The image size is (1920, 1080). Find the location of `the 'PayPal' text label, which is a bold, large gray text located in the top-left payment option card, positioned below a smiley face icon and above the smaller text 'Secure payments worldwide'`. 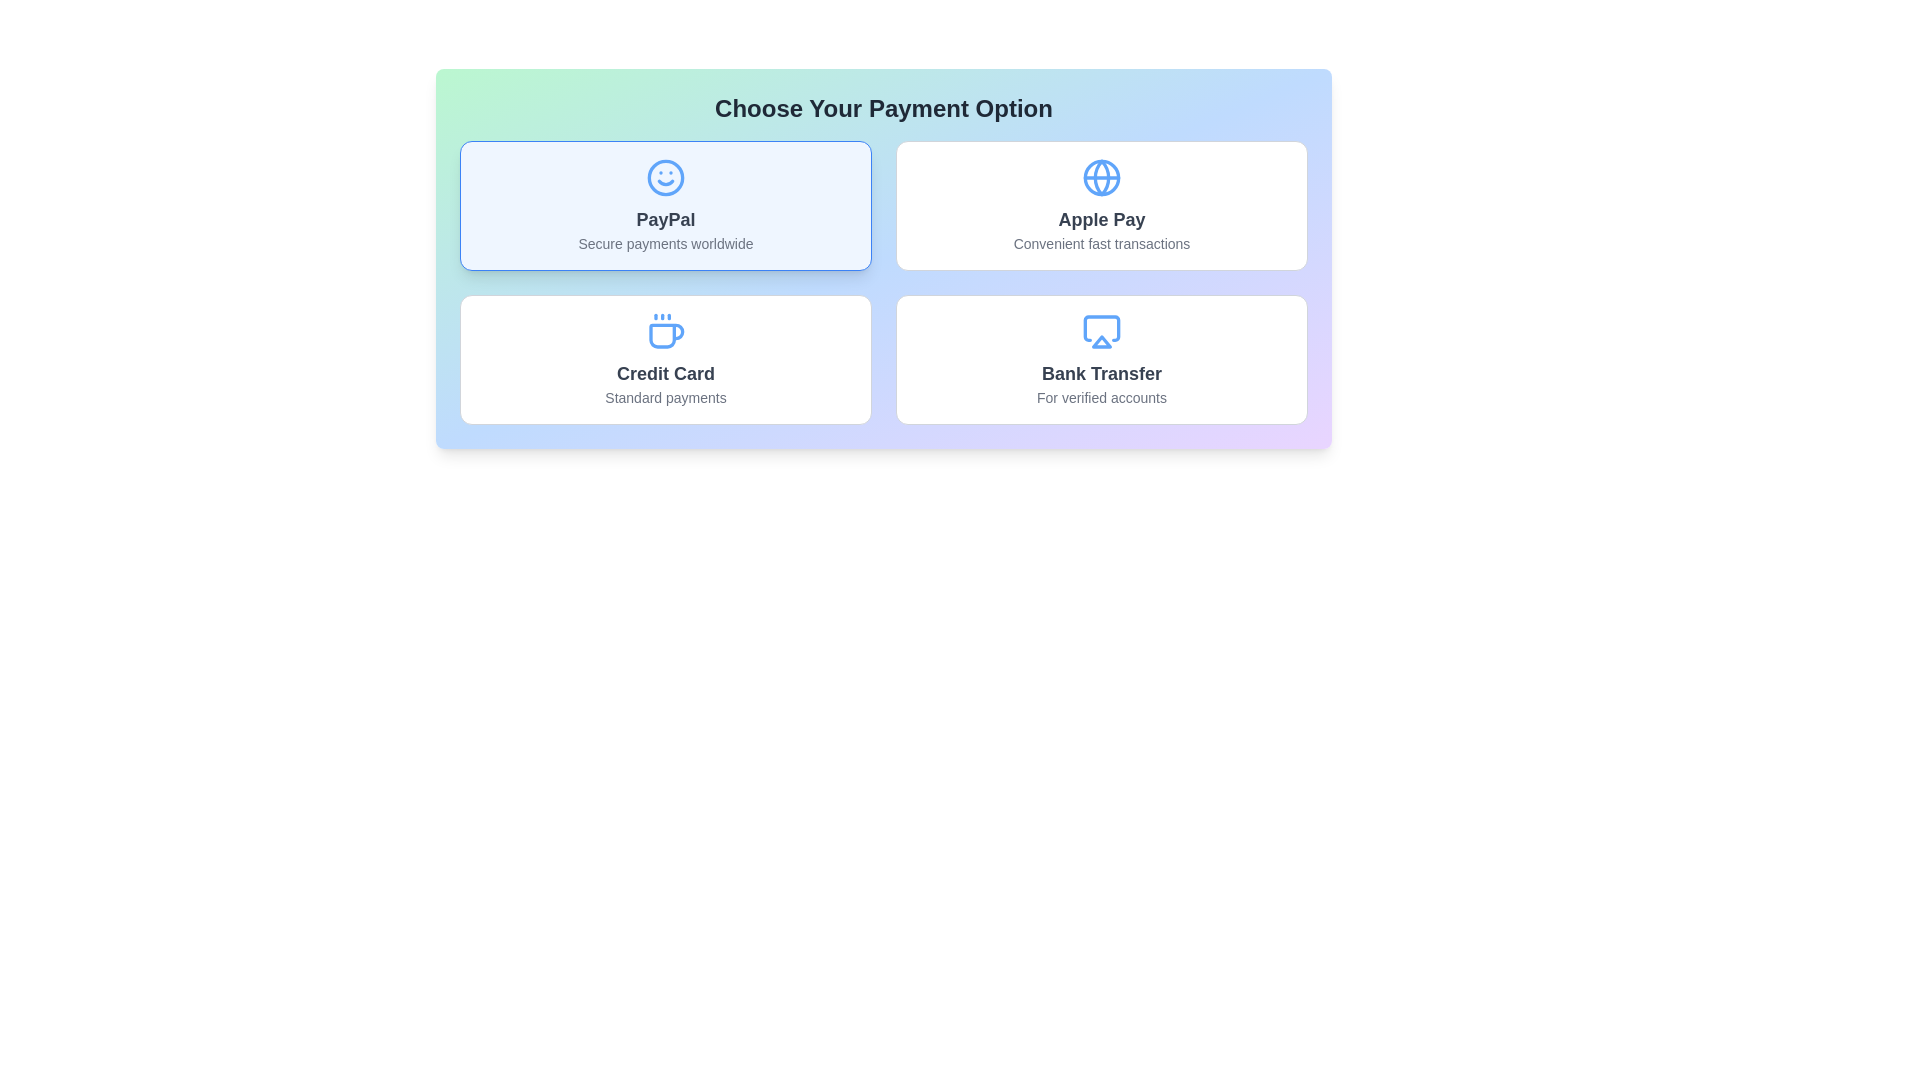

the 'PayPal' text label, which is a bold, large gray text located in the top-left payment option card, positioned below a smiley face icon and above the smaller text 'Secure payments worldwide' is located at coordinates (666, 219).